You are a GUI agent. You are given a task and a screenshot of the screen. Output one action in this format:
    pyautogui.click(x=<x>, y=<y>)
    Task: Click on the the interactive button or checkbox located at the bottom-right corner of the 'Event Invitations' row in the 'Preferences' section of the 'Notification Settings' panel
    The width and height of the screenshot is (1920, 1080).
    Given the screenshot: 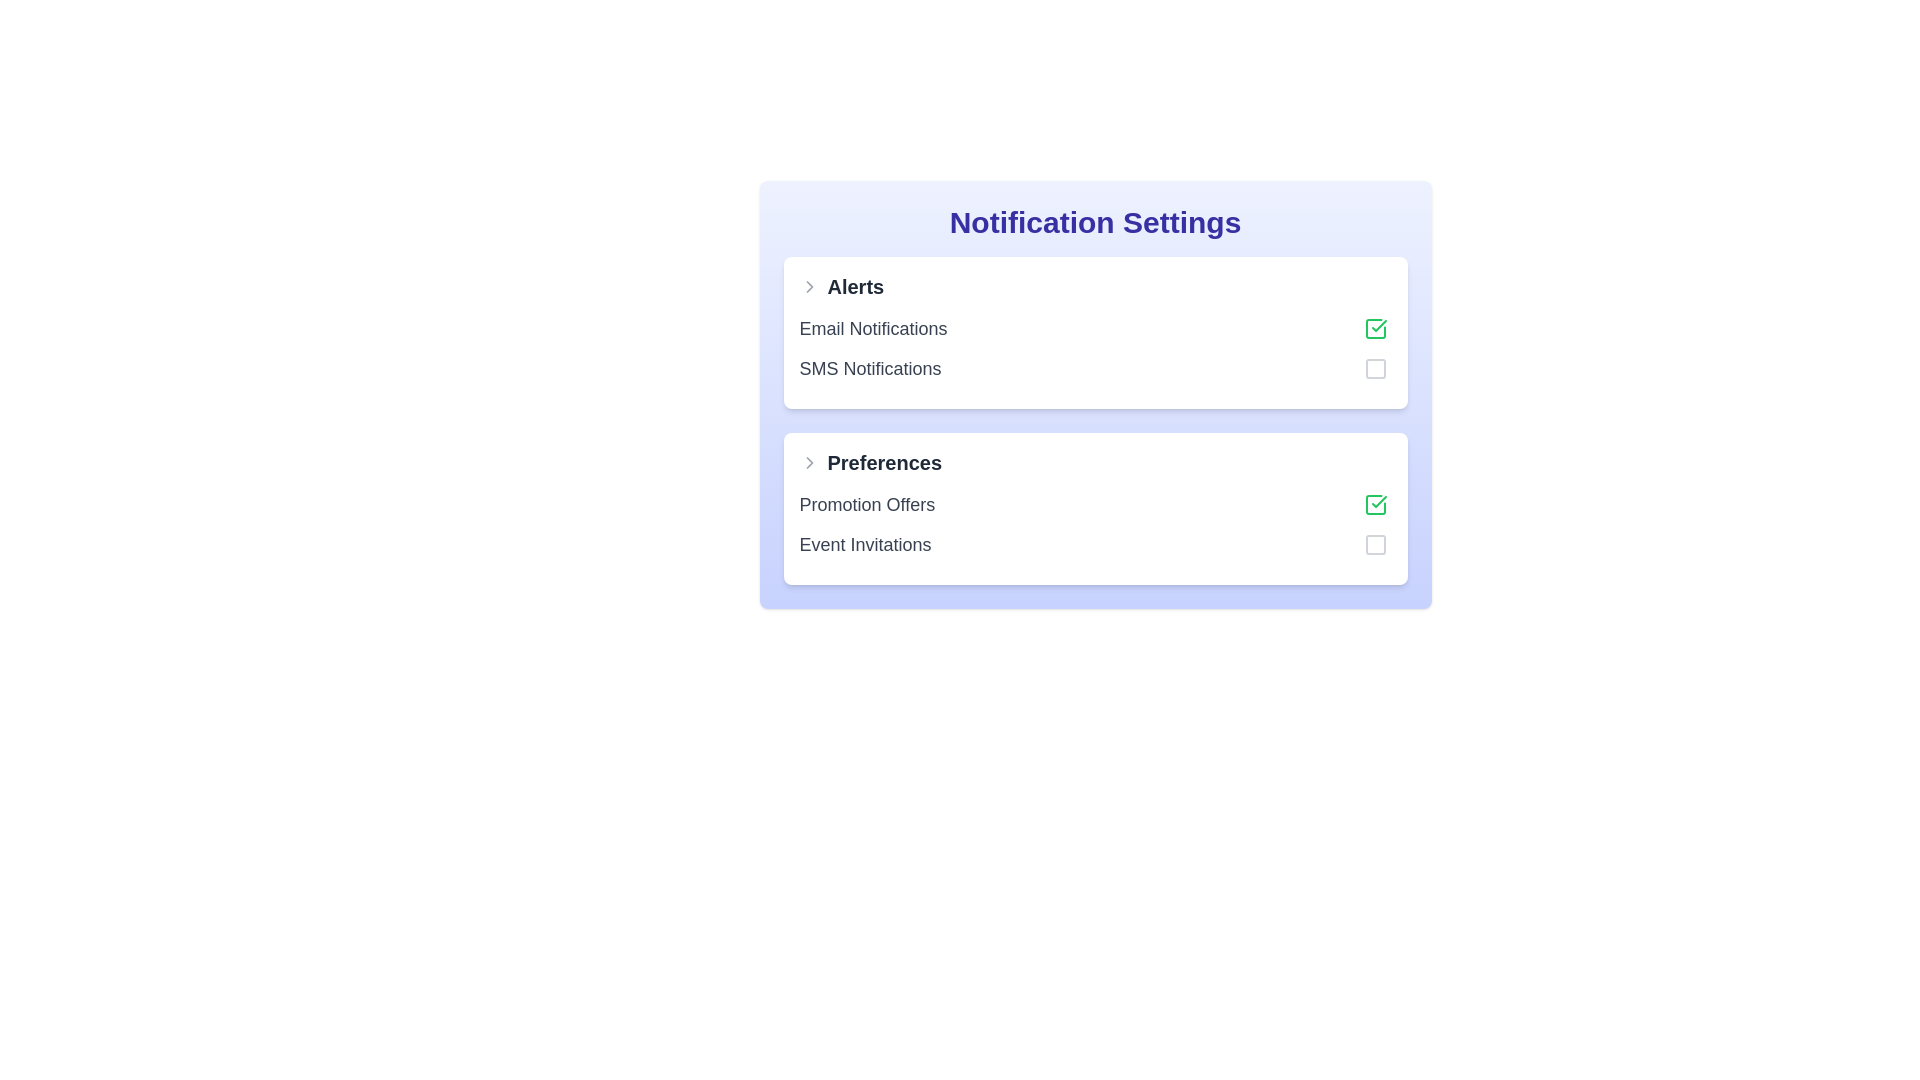 What is the action you would take?
    pyautogui.click(x=1374, y=544)
    